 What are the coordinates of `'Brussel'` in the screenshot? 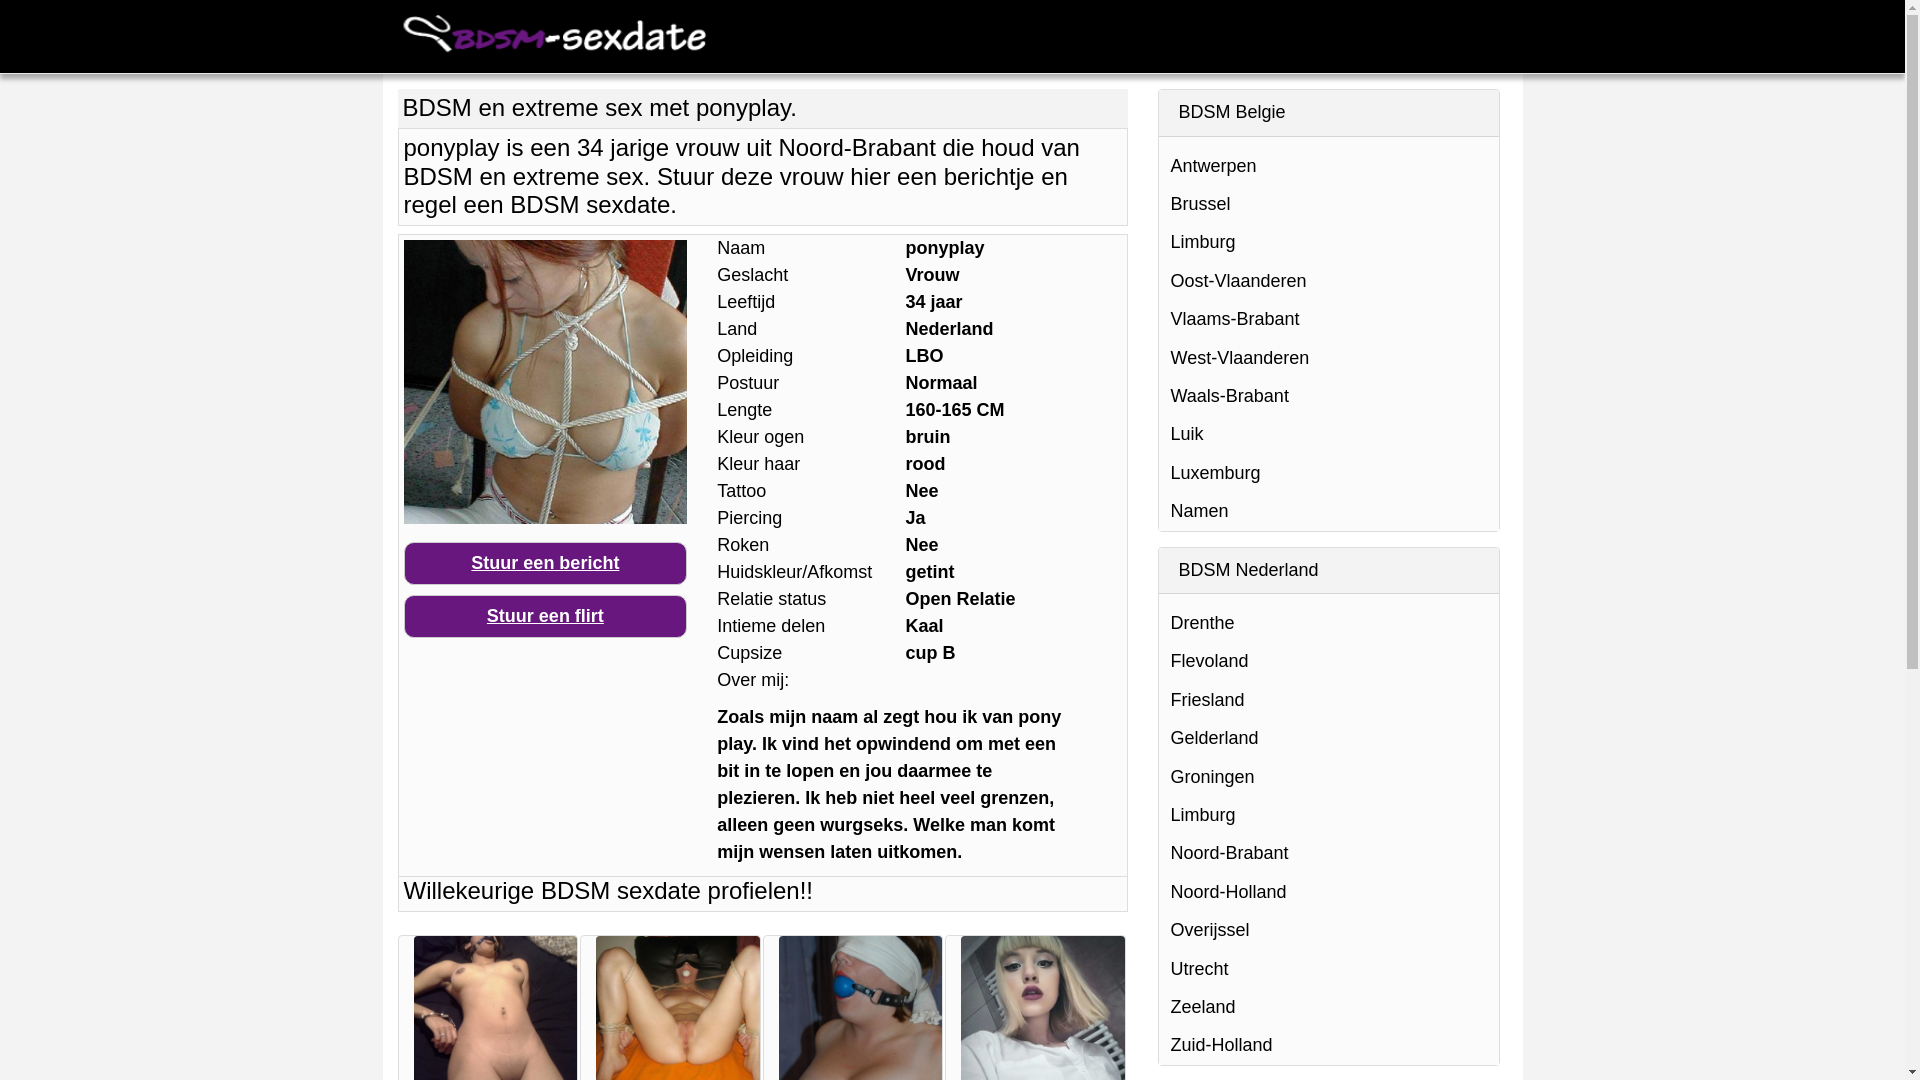 It's located at (1328, 204).